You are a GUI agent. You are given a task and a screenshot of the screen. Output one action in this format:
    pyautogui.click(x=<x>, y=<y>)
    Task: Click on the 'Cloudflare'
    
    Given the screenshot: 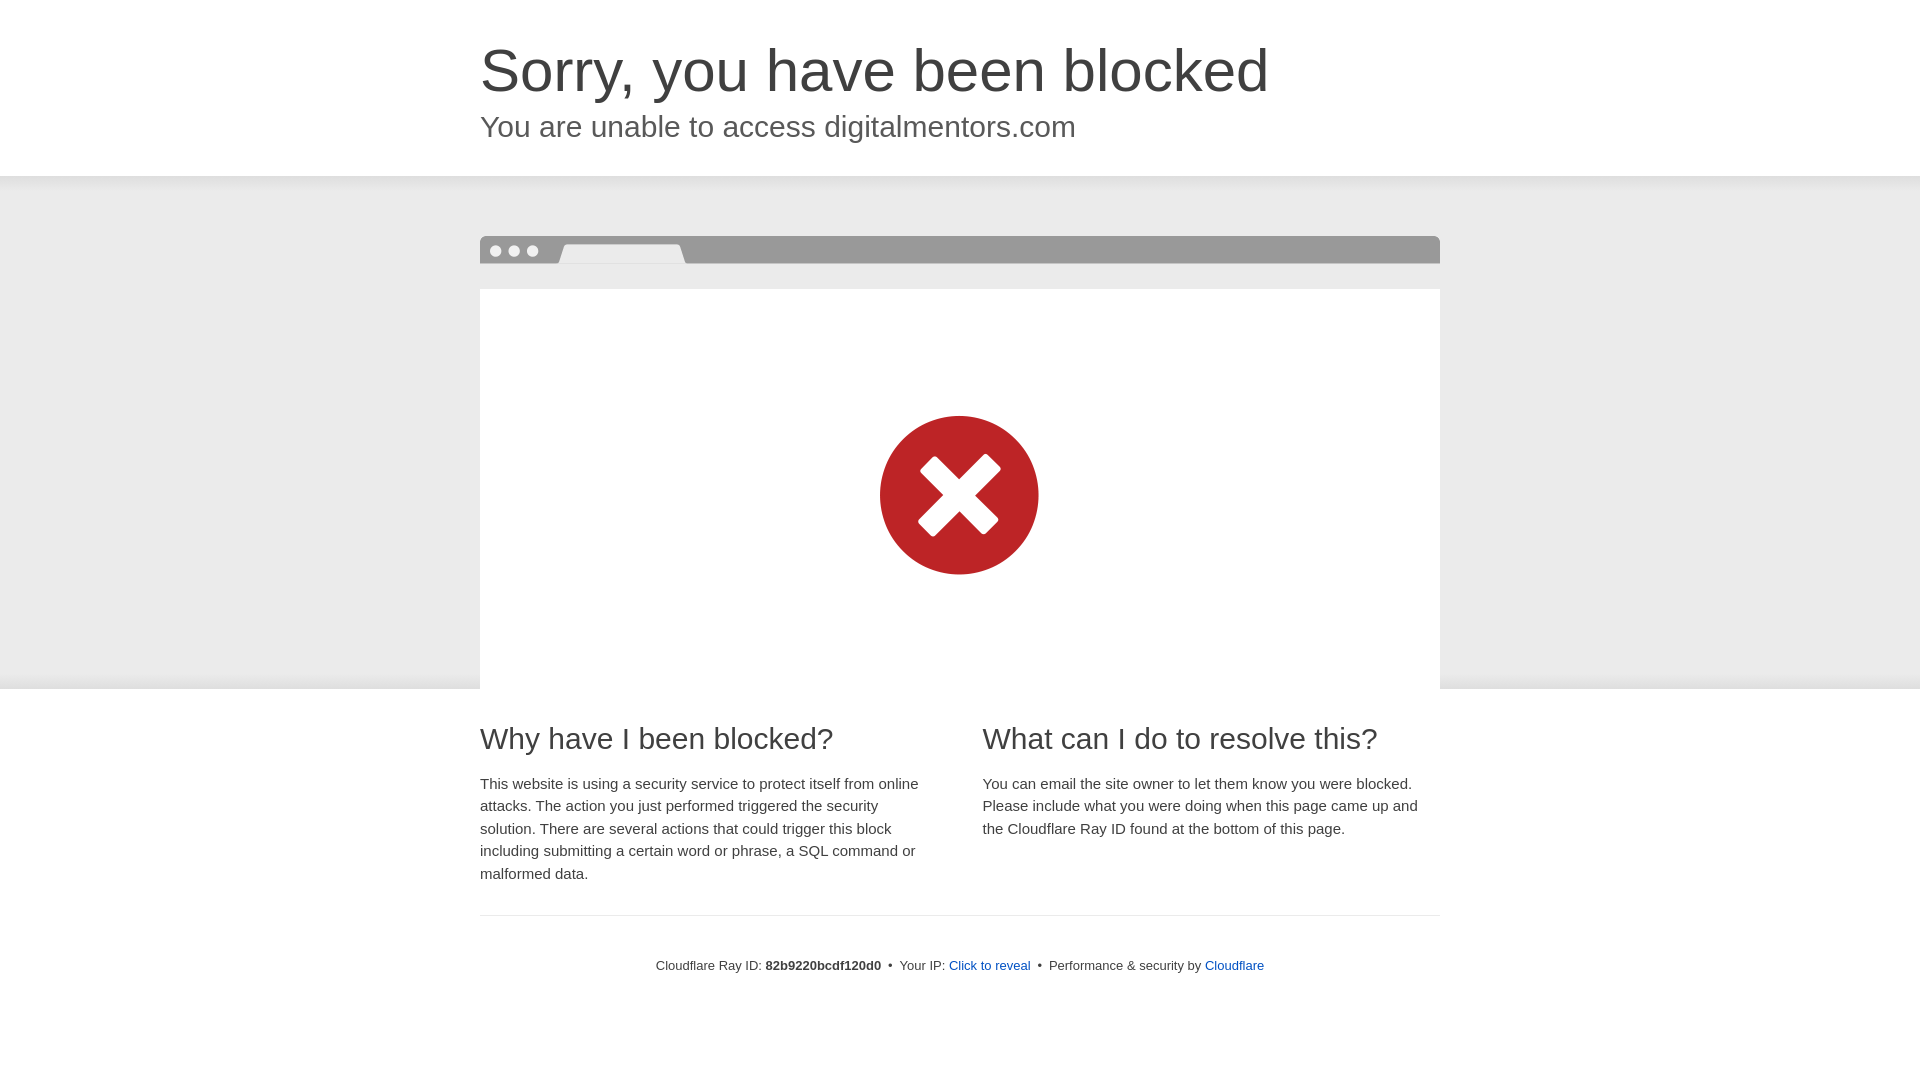 What is the action you would take?
    pyautogui.click(x=1233, y=964)
    